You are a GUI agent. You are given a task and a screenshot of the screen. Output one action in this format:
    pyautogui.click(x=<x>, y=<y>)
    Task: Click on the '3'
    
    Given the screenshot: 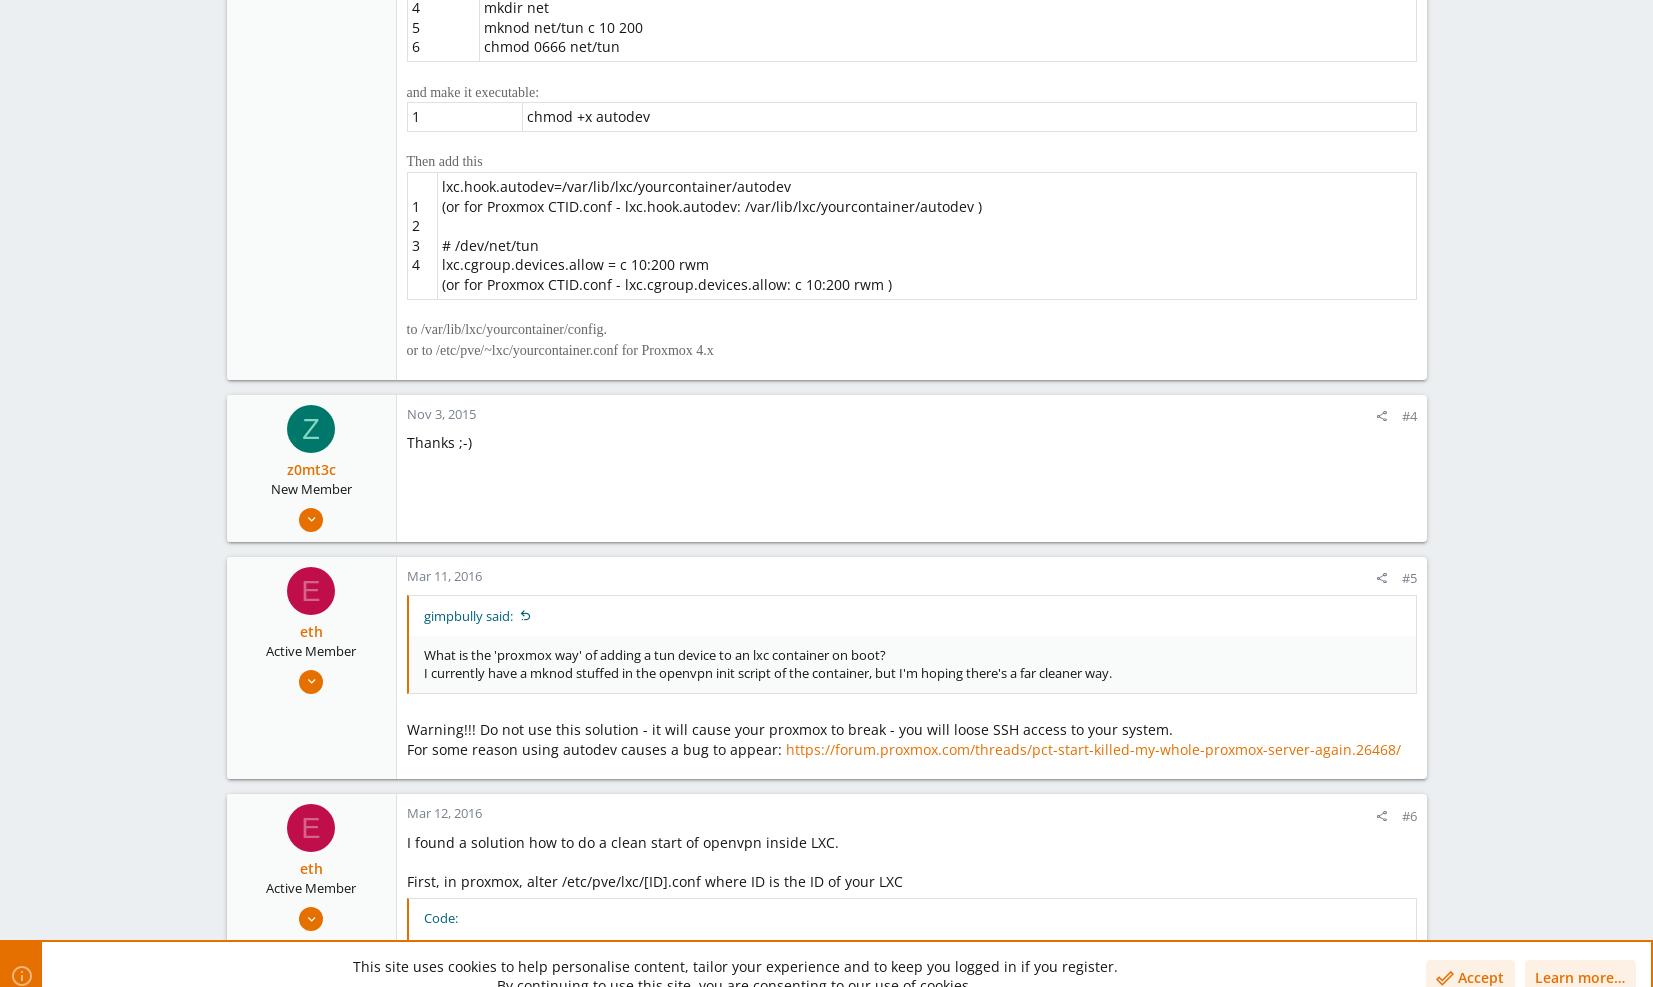 What is the action you would take?
    pyautogui.click(x=414, y=244)
    